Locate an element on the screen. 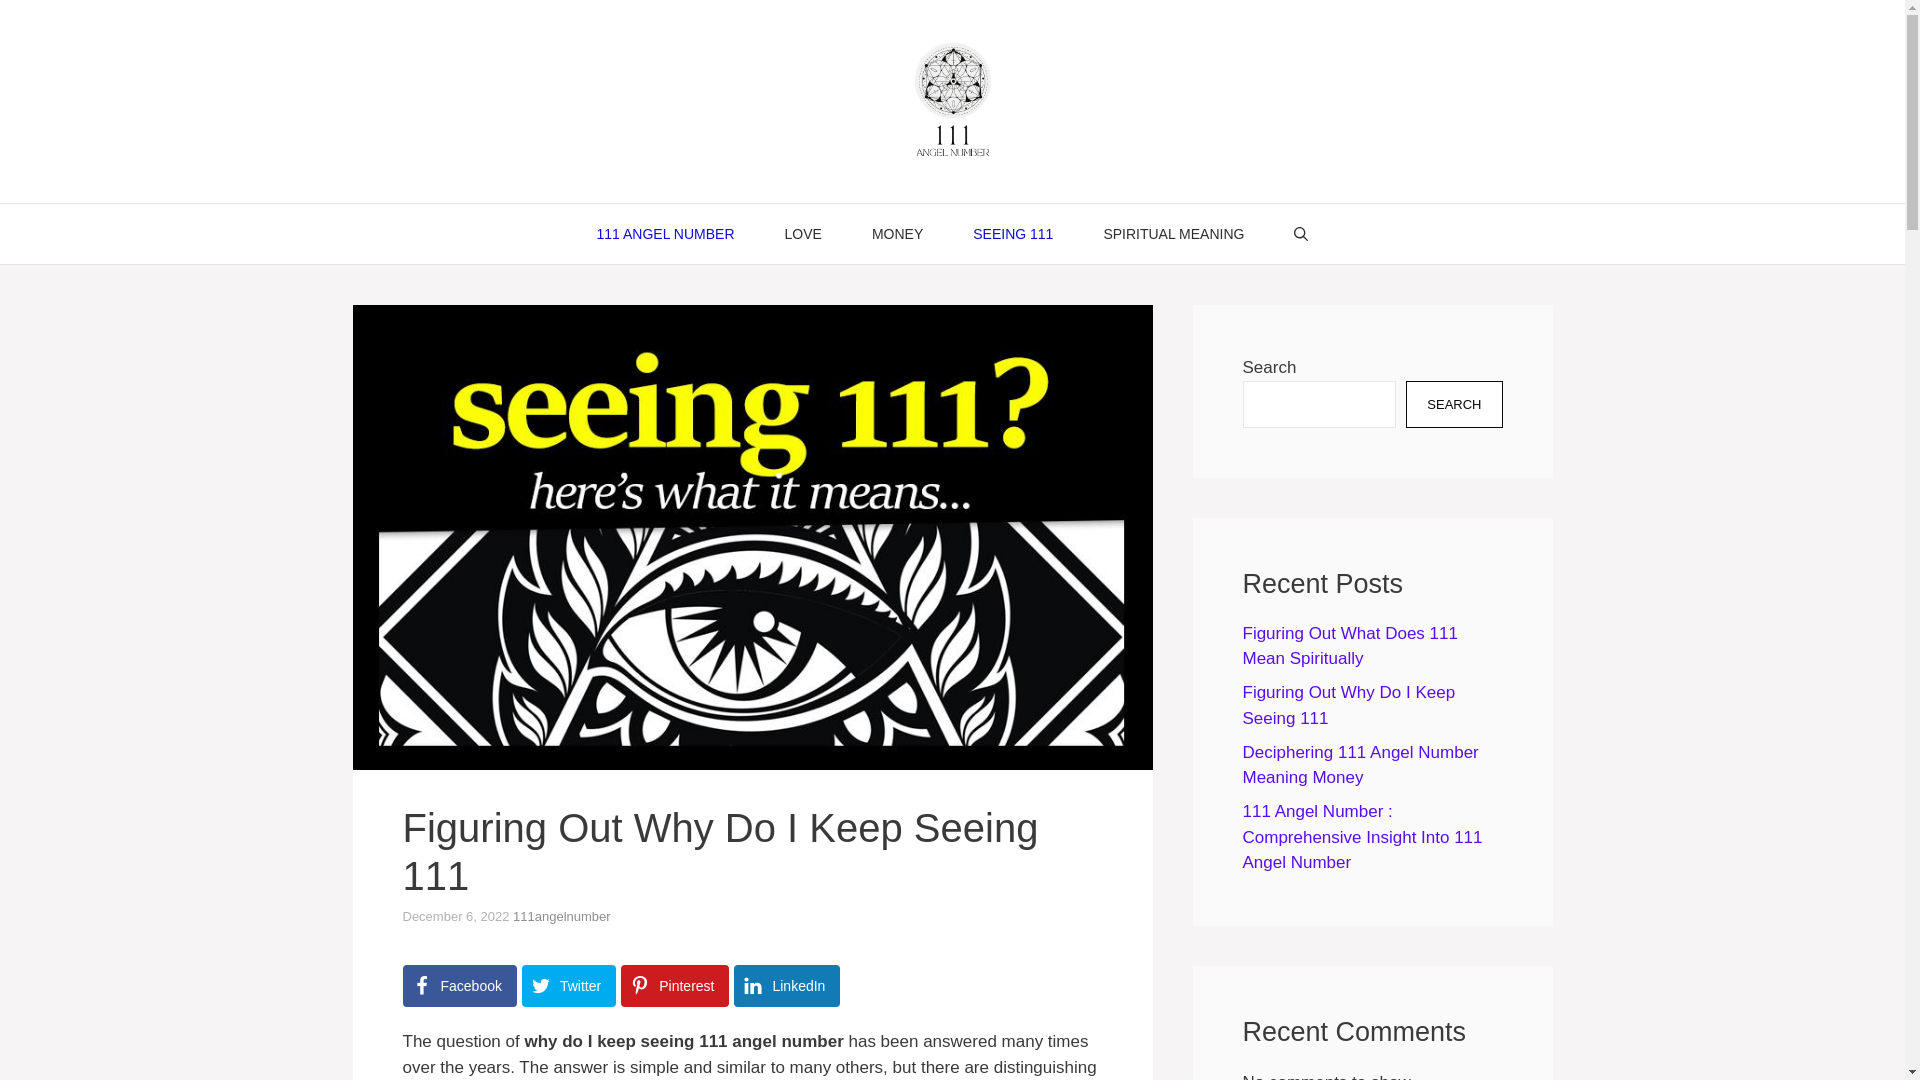  'Facebook' is located at coordinates (401, 985).